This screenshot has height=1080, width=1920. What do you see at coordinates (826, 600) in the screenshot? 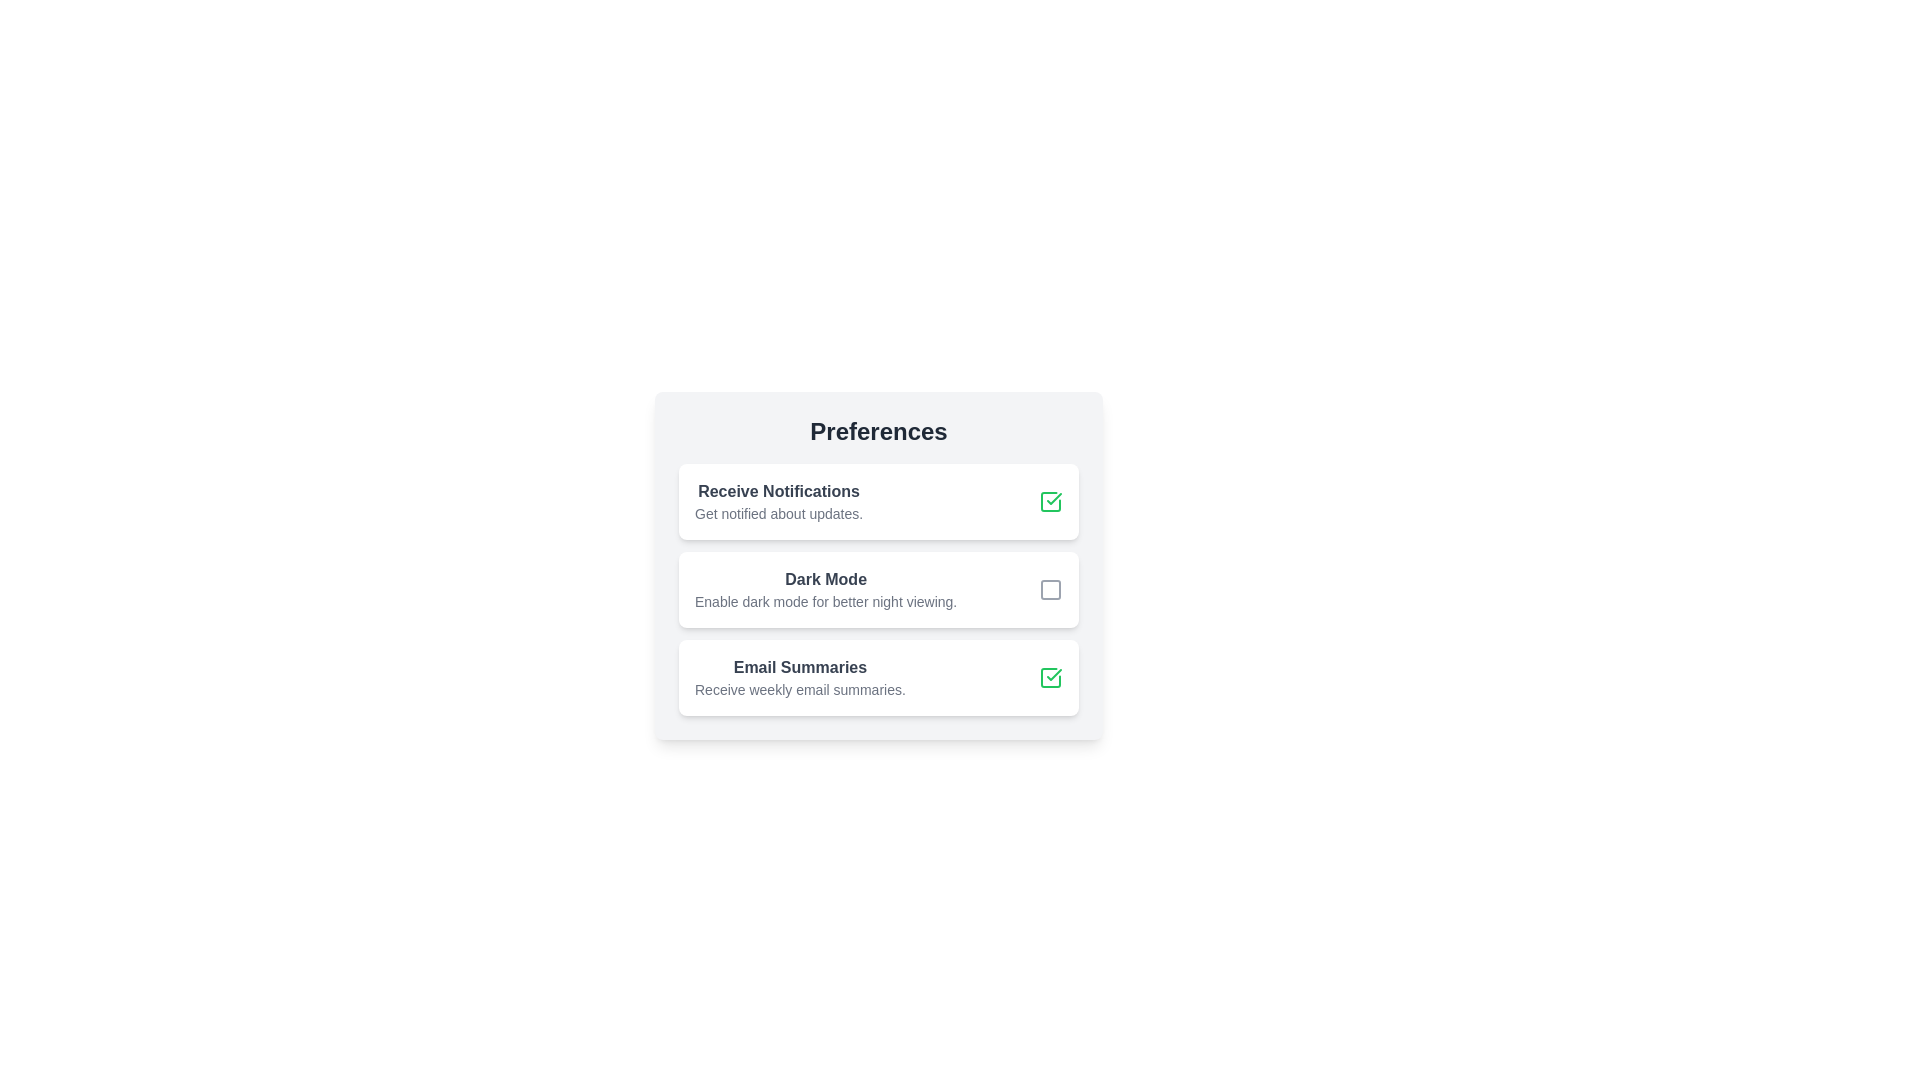
I see `the static text that reads 'Enable dark mode for better night viewing.' located beneath the 'Dark Mode' title in the settings menu` at bounding box center [826, 600].